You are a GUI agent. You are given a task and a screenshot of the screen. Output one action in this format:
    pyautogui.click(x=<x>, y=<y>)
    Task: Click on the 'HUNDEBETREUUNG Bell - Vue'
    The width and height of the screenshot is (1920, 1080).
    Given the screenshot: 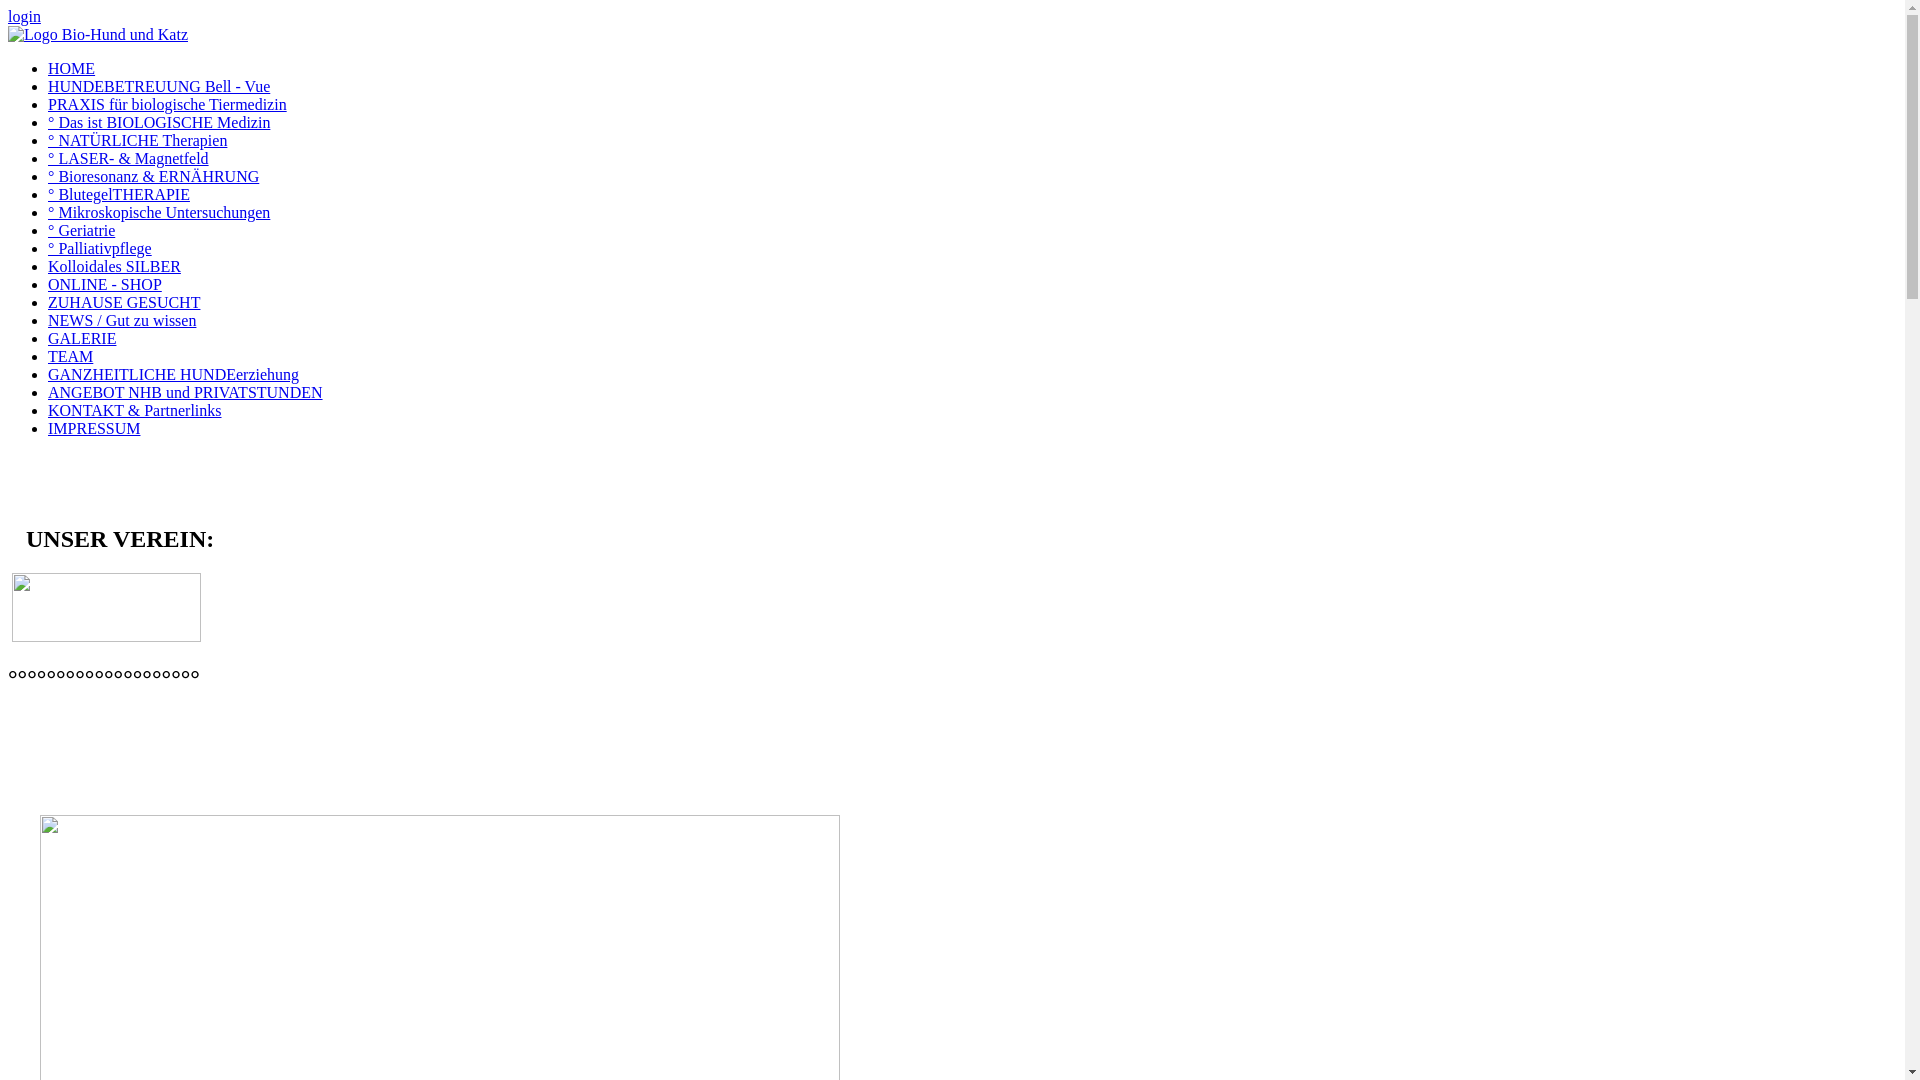 What is the action you would take?
    pyautogui.click(x=157, y=85)
    